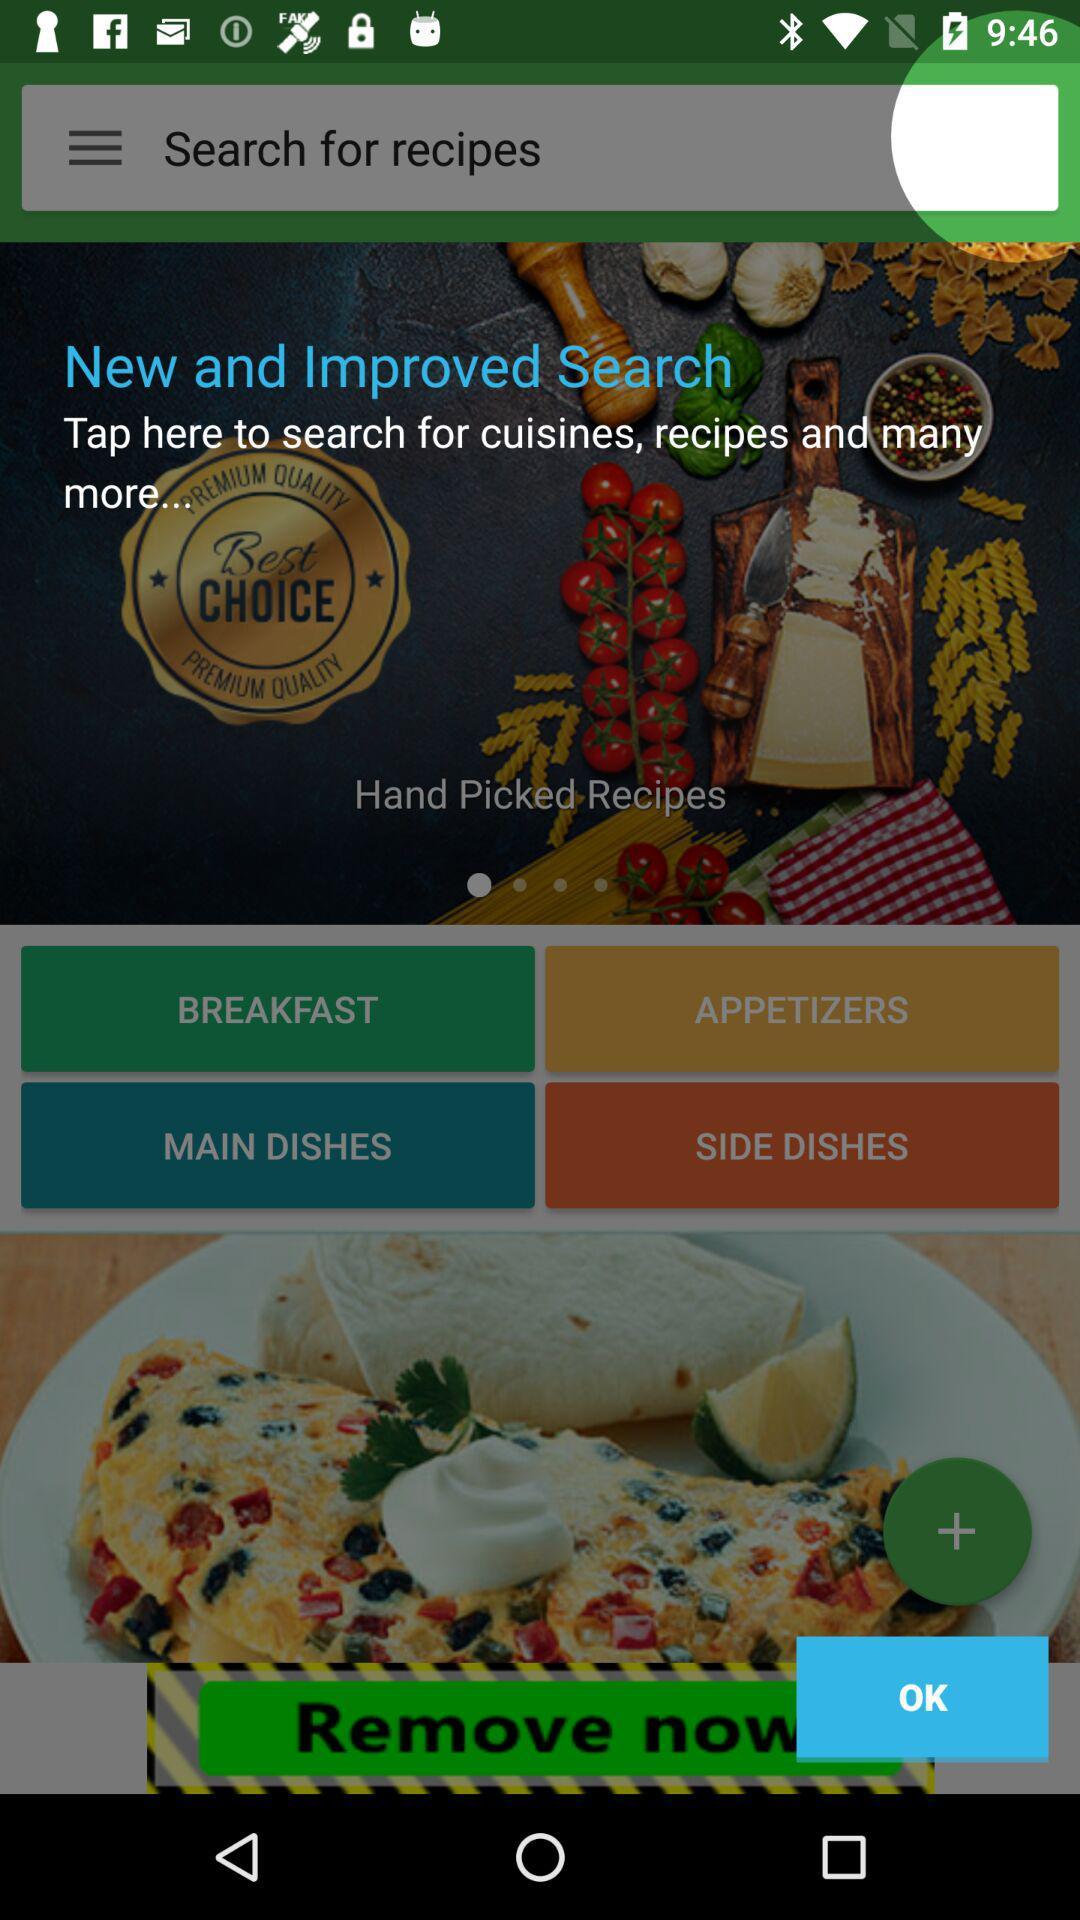 This screenshot has height=1920, width=1080. I want to click on click the add option, so click(955, 1538).